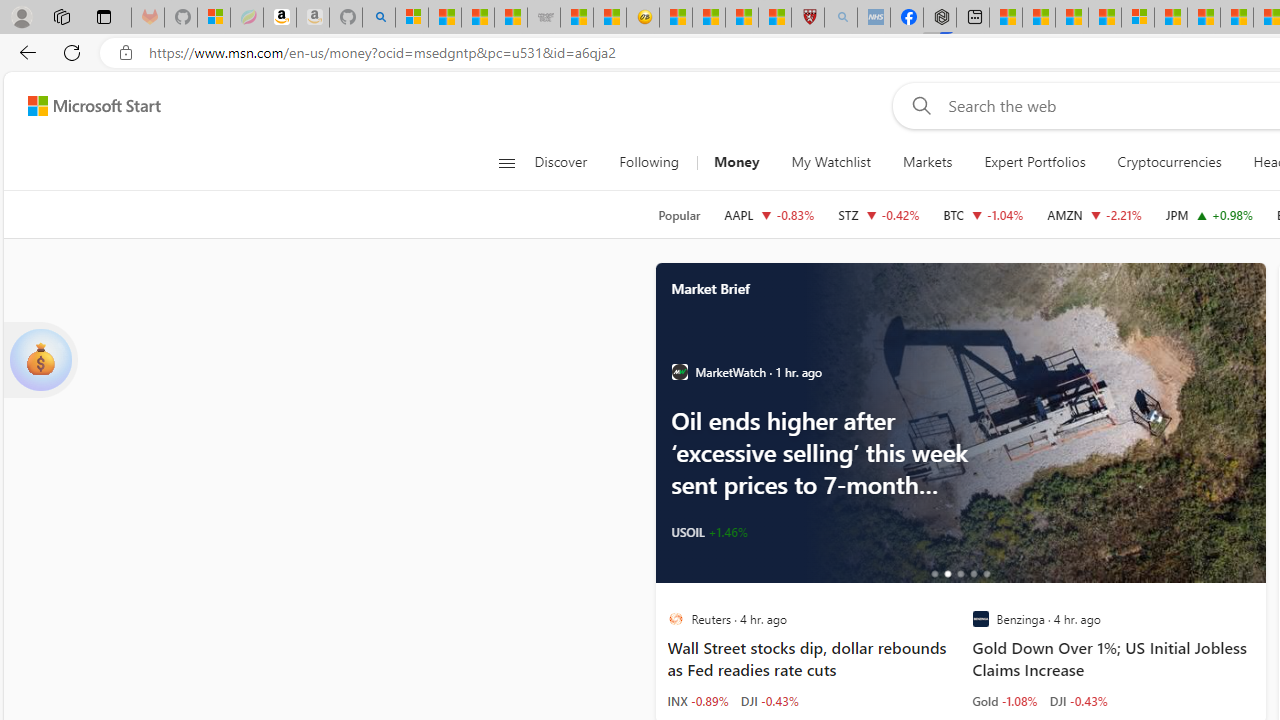  Describe the element at coordinates (679, 372) in the screenshot. I see `'MarketWatch'` at that location.